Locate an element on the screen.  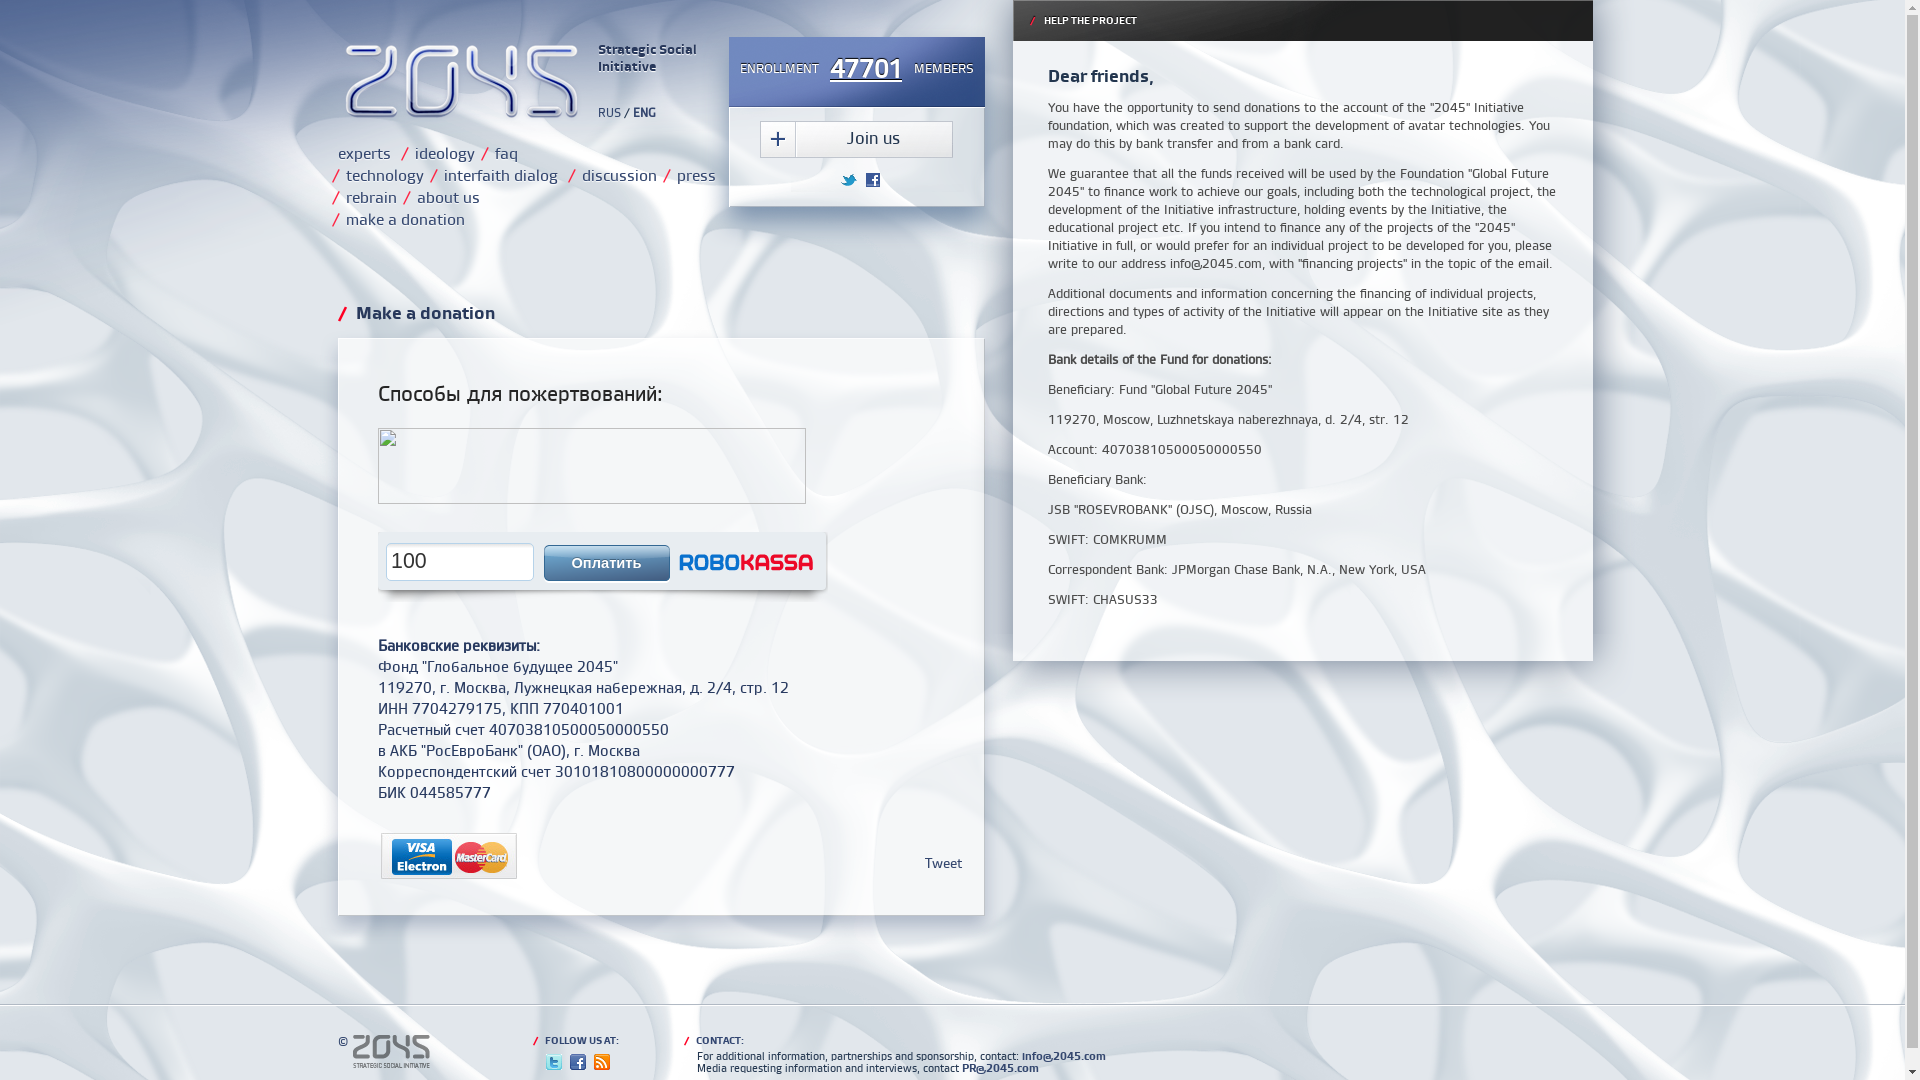
'info@2045.com' is located at coordinates (1022, 1055).